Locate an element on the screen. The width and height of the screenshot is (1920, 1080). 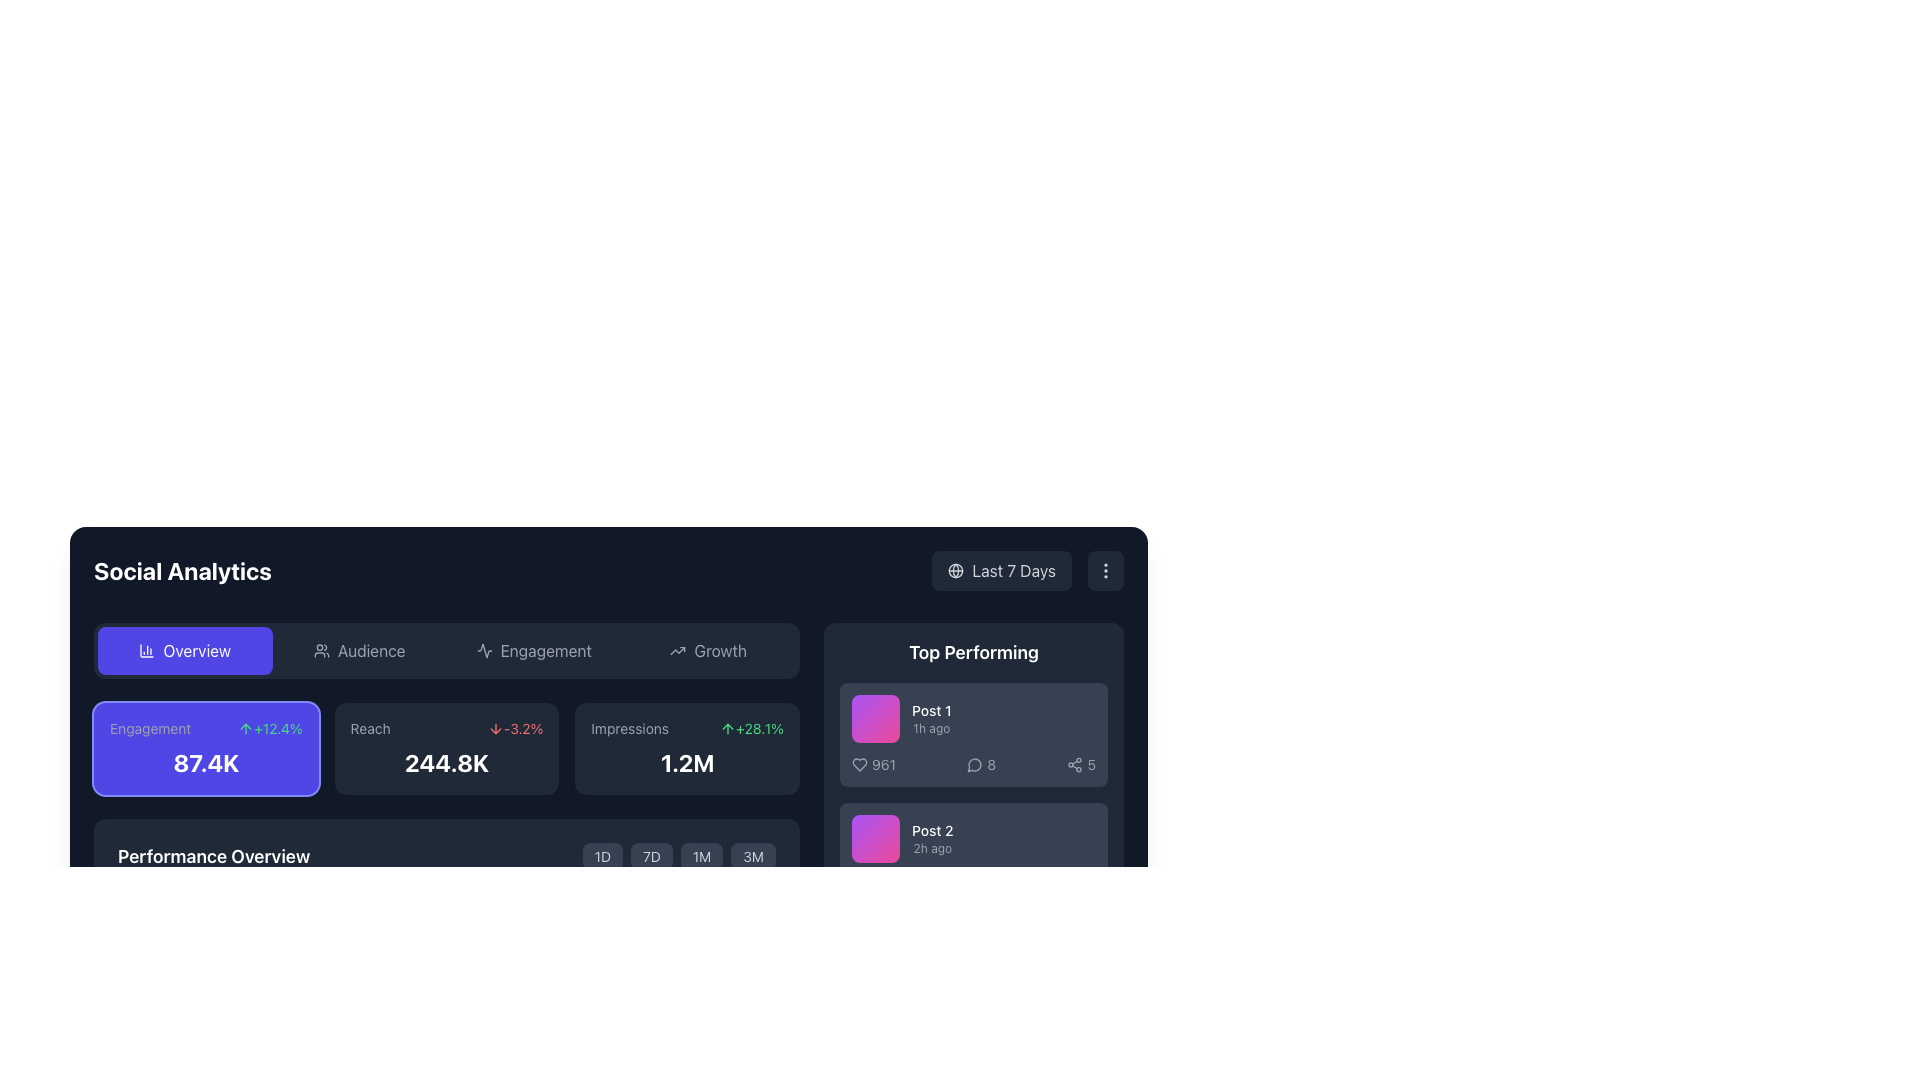
the 'Engagement' text label in the navigation bar is located at coordinates (546, 651).